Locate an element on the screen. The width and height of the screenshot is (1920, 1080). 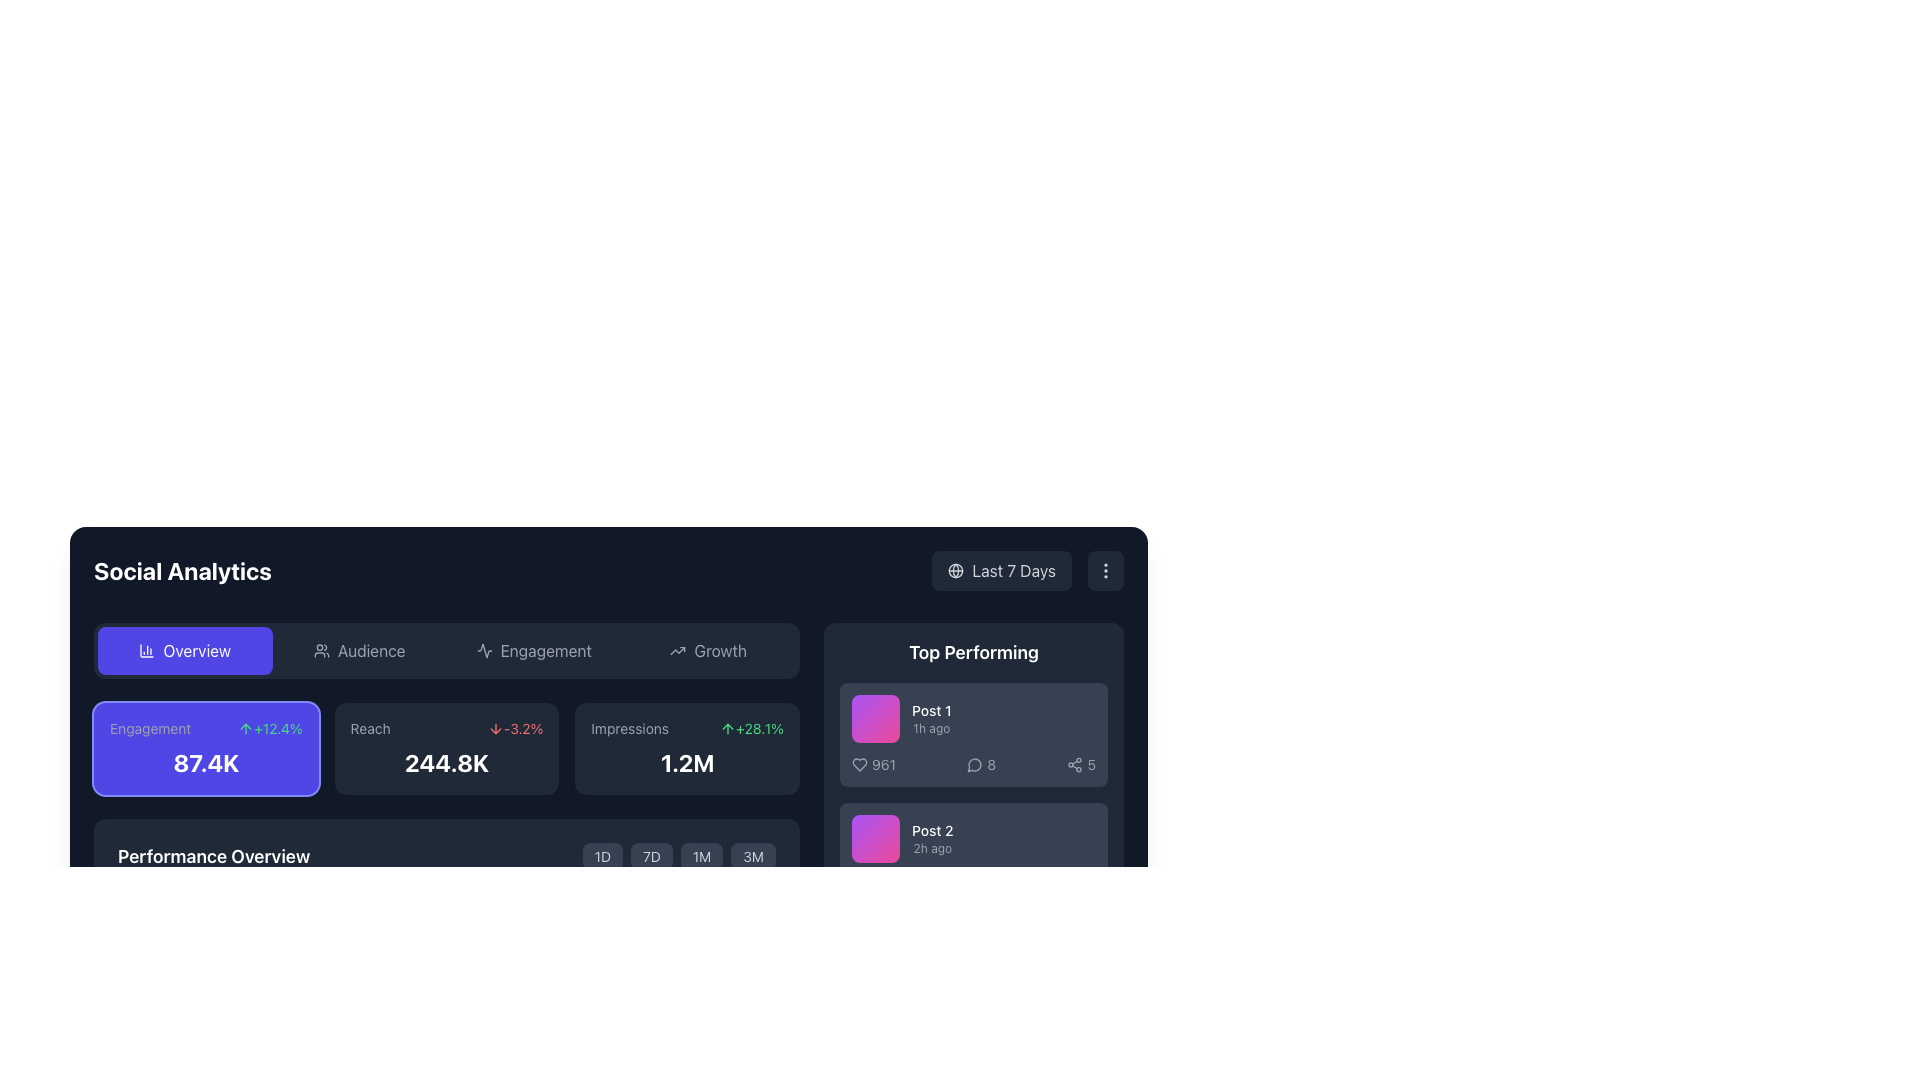
the 'Engagement' text label in the navigation bar is located at coordinates (546, 651).